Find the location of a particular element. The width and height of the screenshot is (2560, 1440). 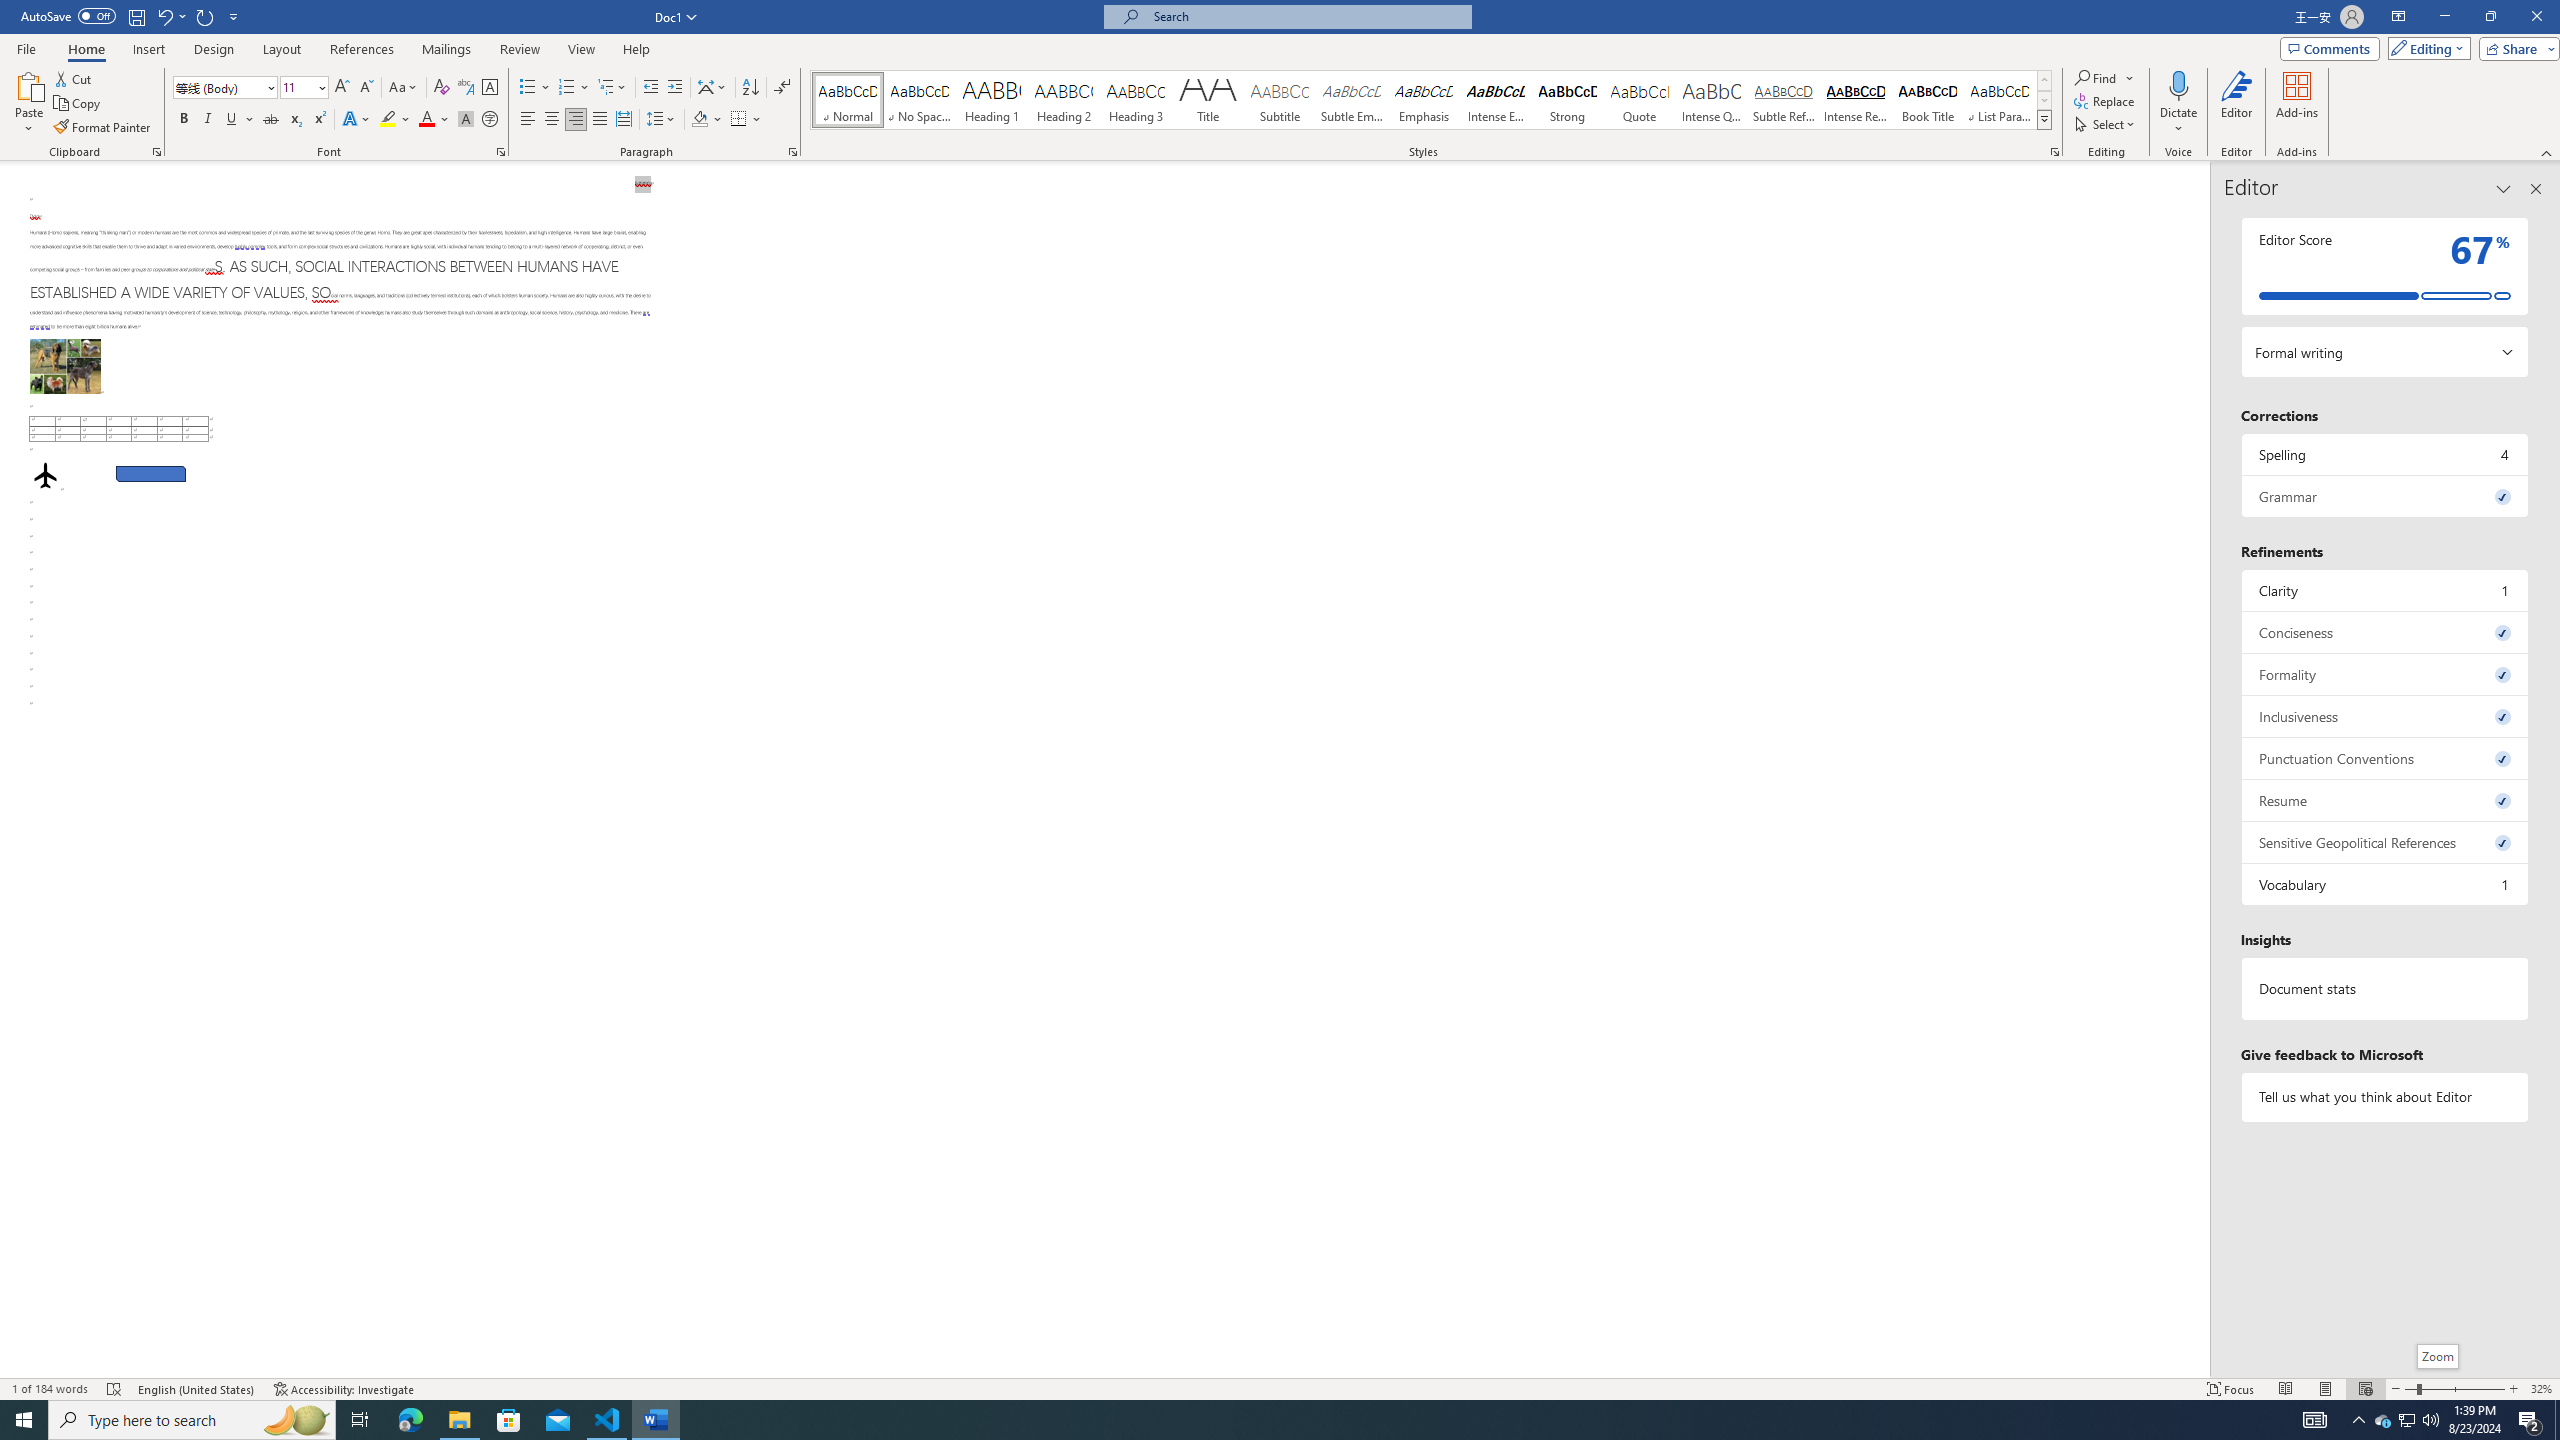

'Intense Emphasis' is located at coordinates (1495, 99).